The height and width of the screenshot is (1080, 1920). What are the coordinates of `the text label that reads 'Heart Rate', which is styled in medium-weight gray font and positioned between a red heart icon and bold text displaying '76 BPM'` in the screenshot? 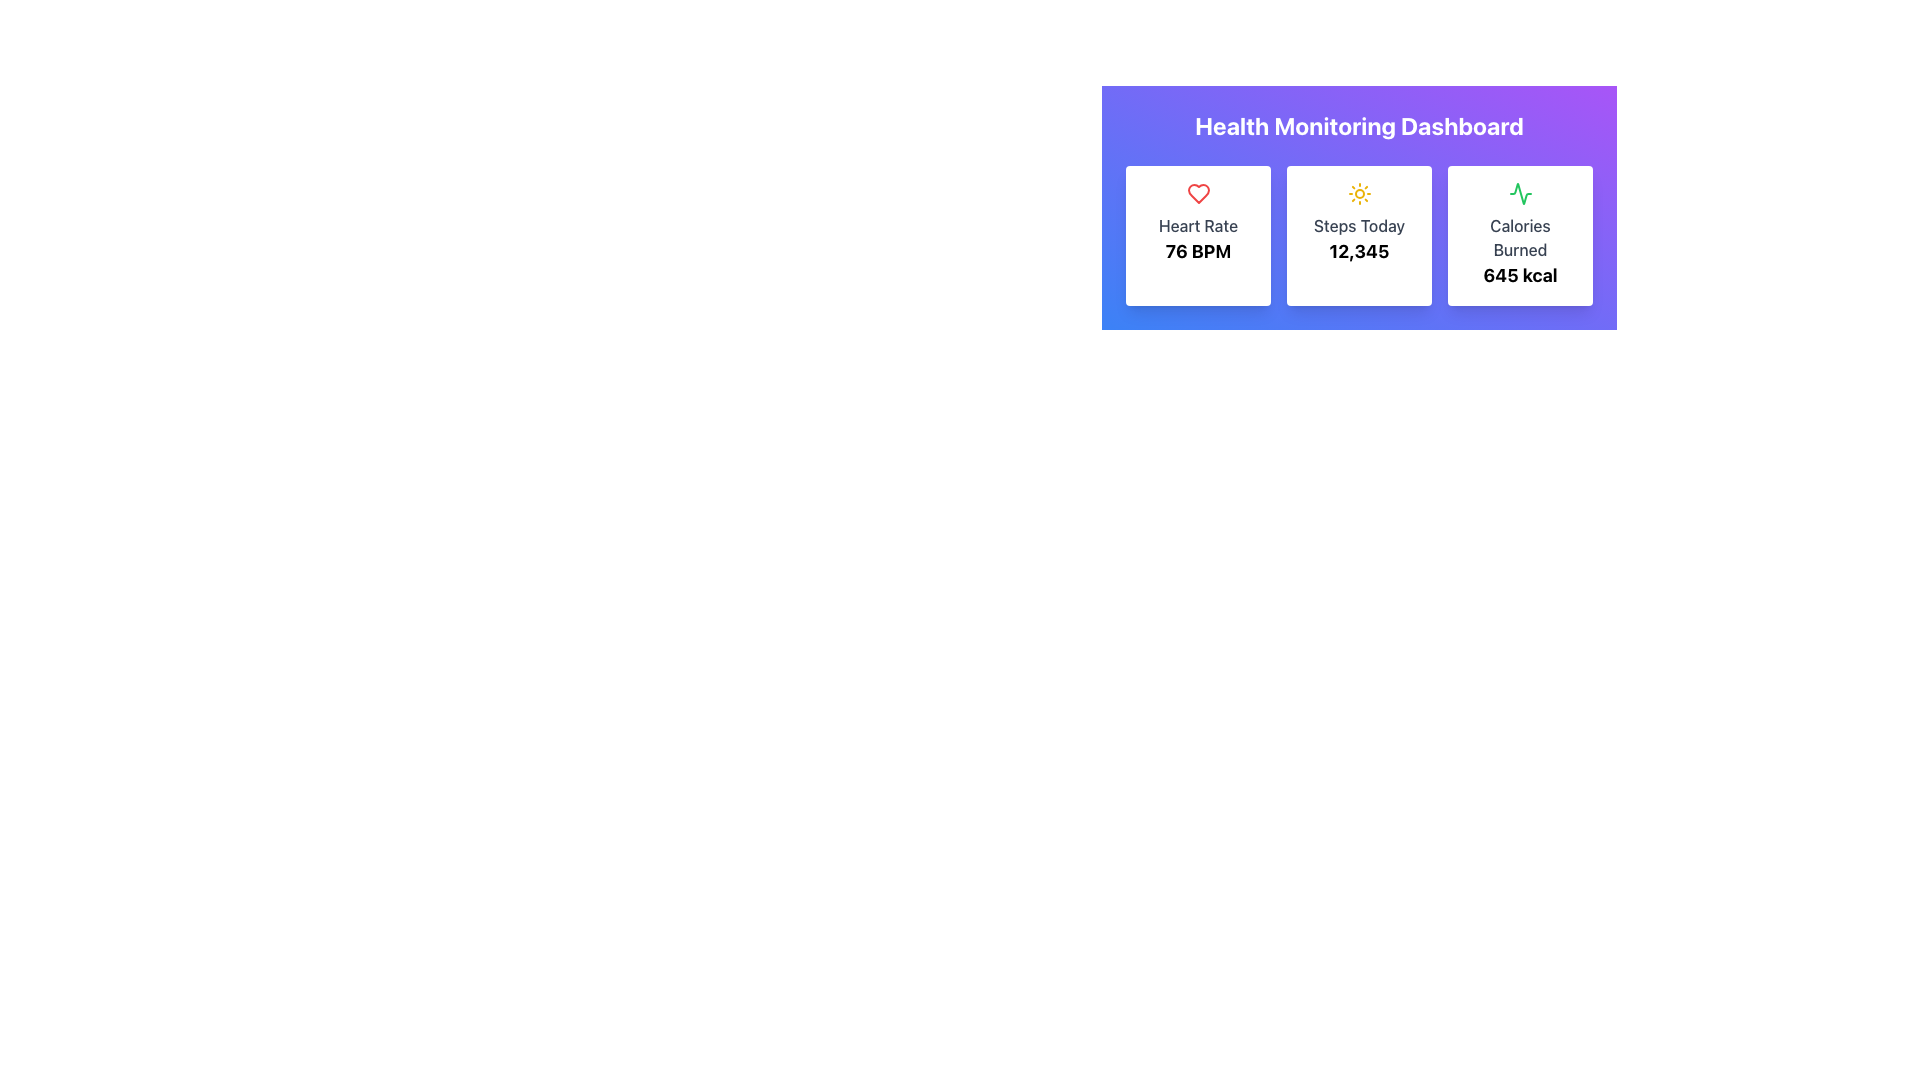 It's located at (1198, 225).